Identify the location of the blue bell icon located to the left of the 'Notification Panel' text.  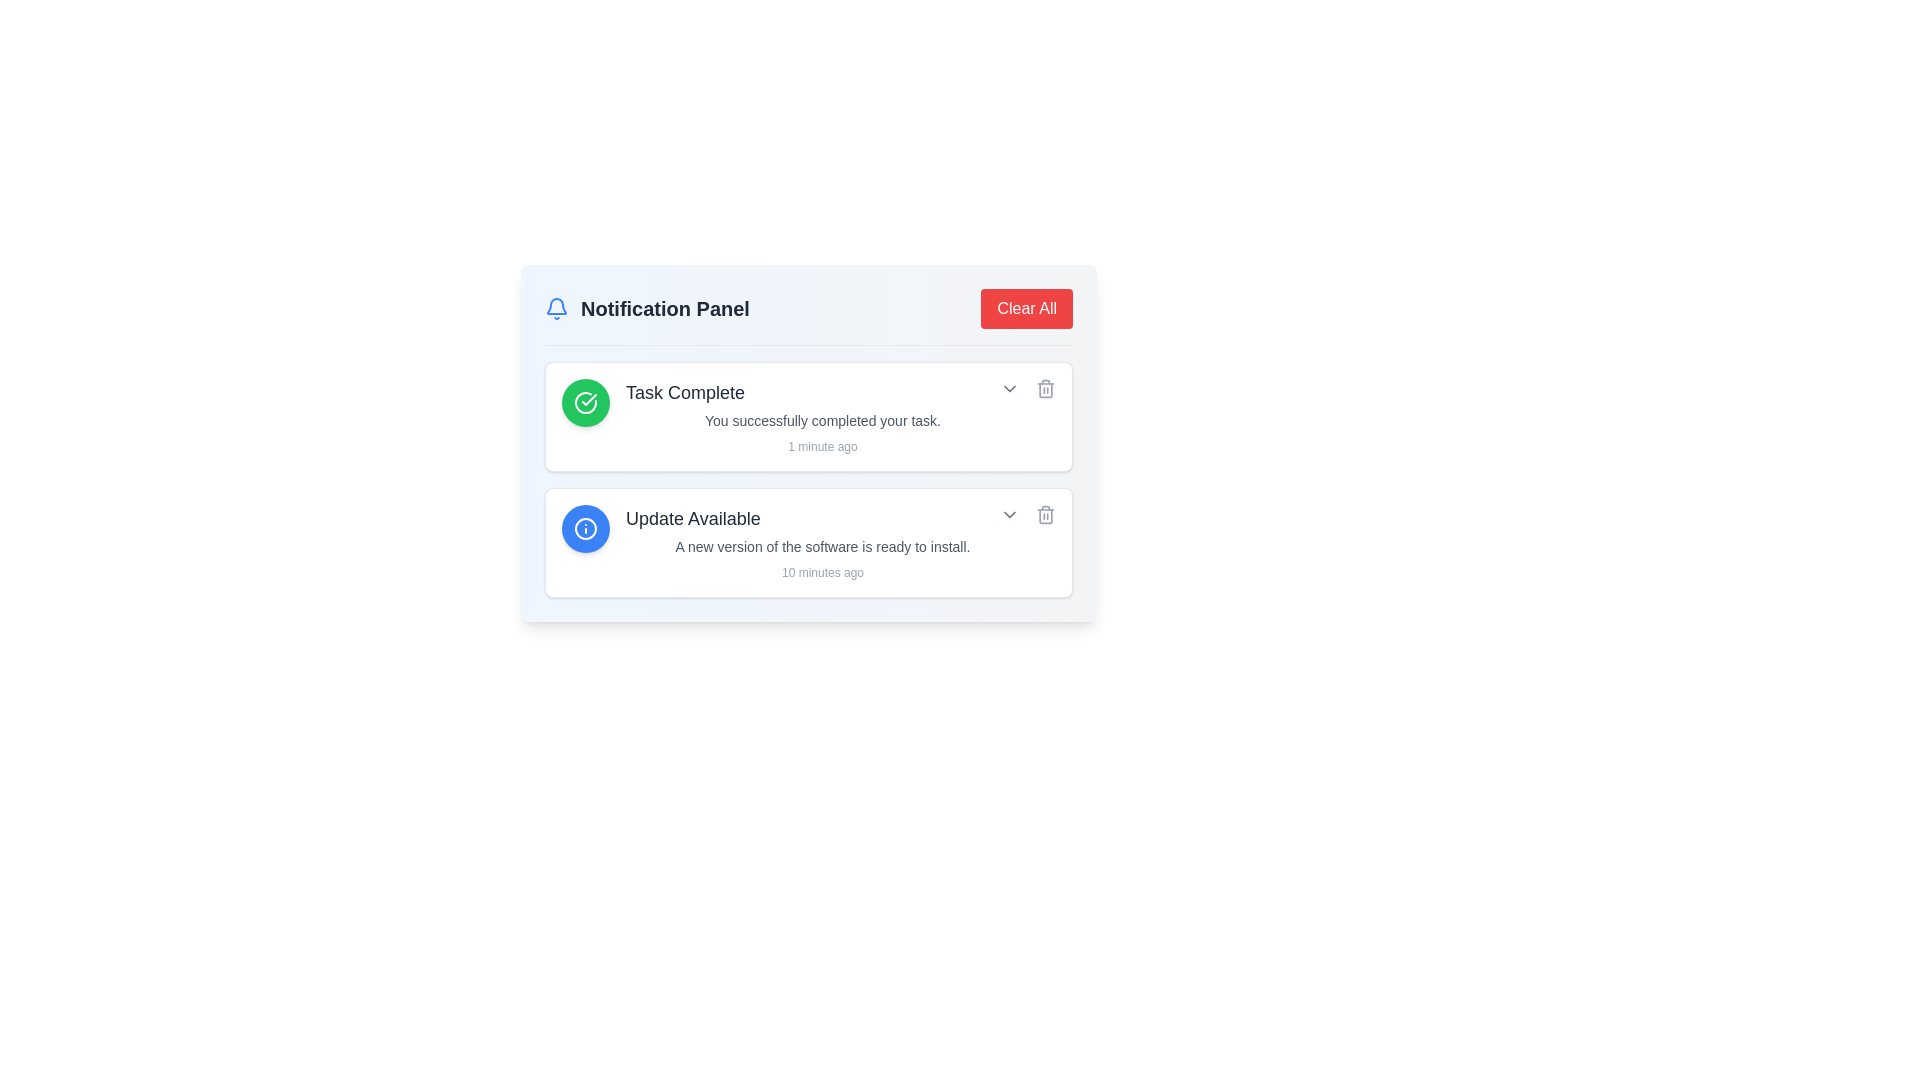
(556, 308).